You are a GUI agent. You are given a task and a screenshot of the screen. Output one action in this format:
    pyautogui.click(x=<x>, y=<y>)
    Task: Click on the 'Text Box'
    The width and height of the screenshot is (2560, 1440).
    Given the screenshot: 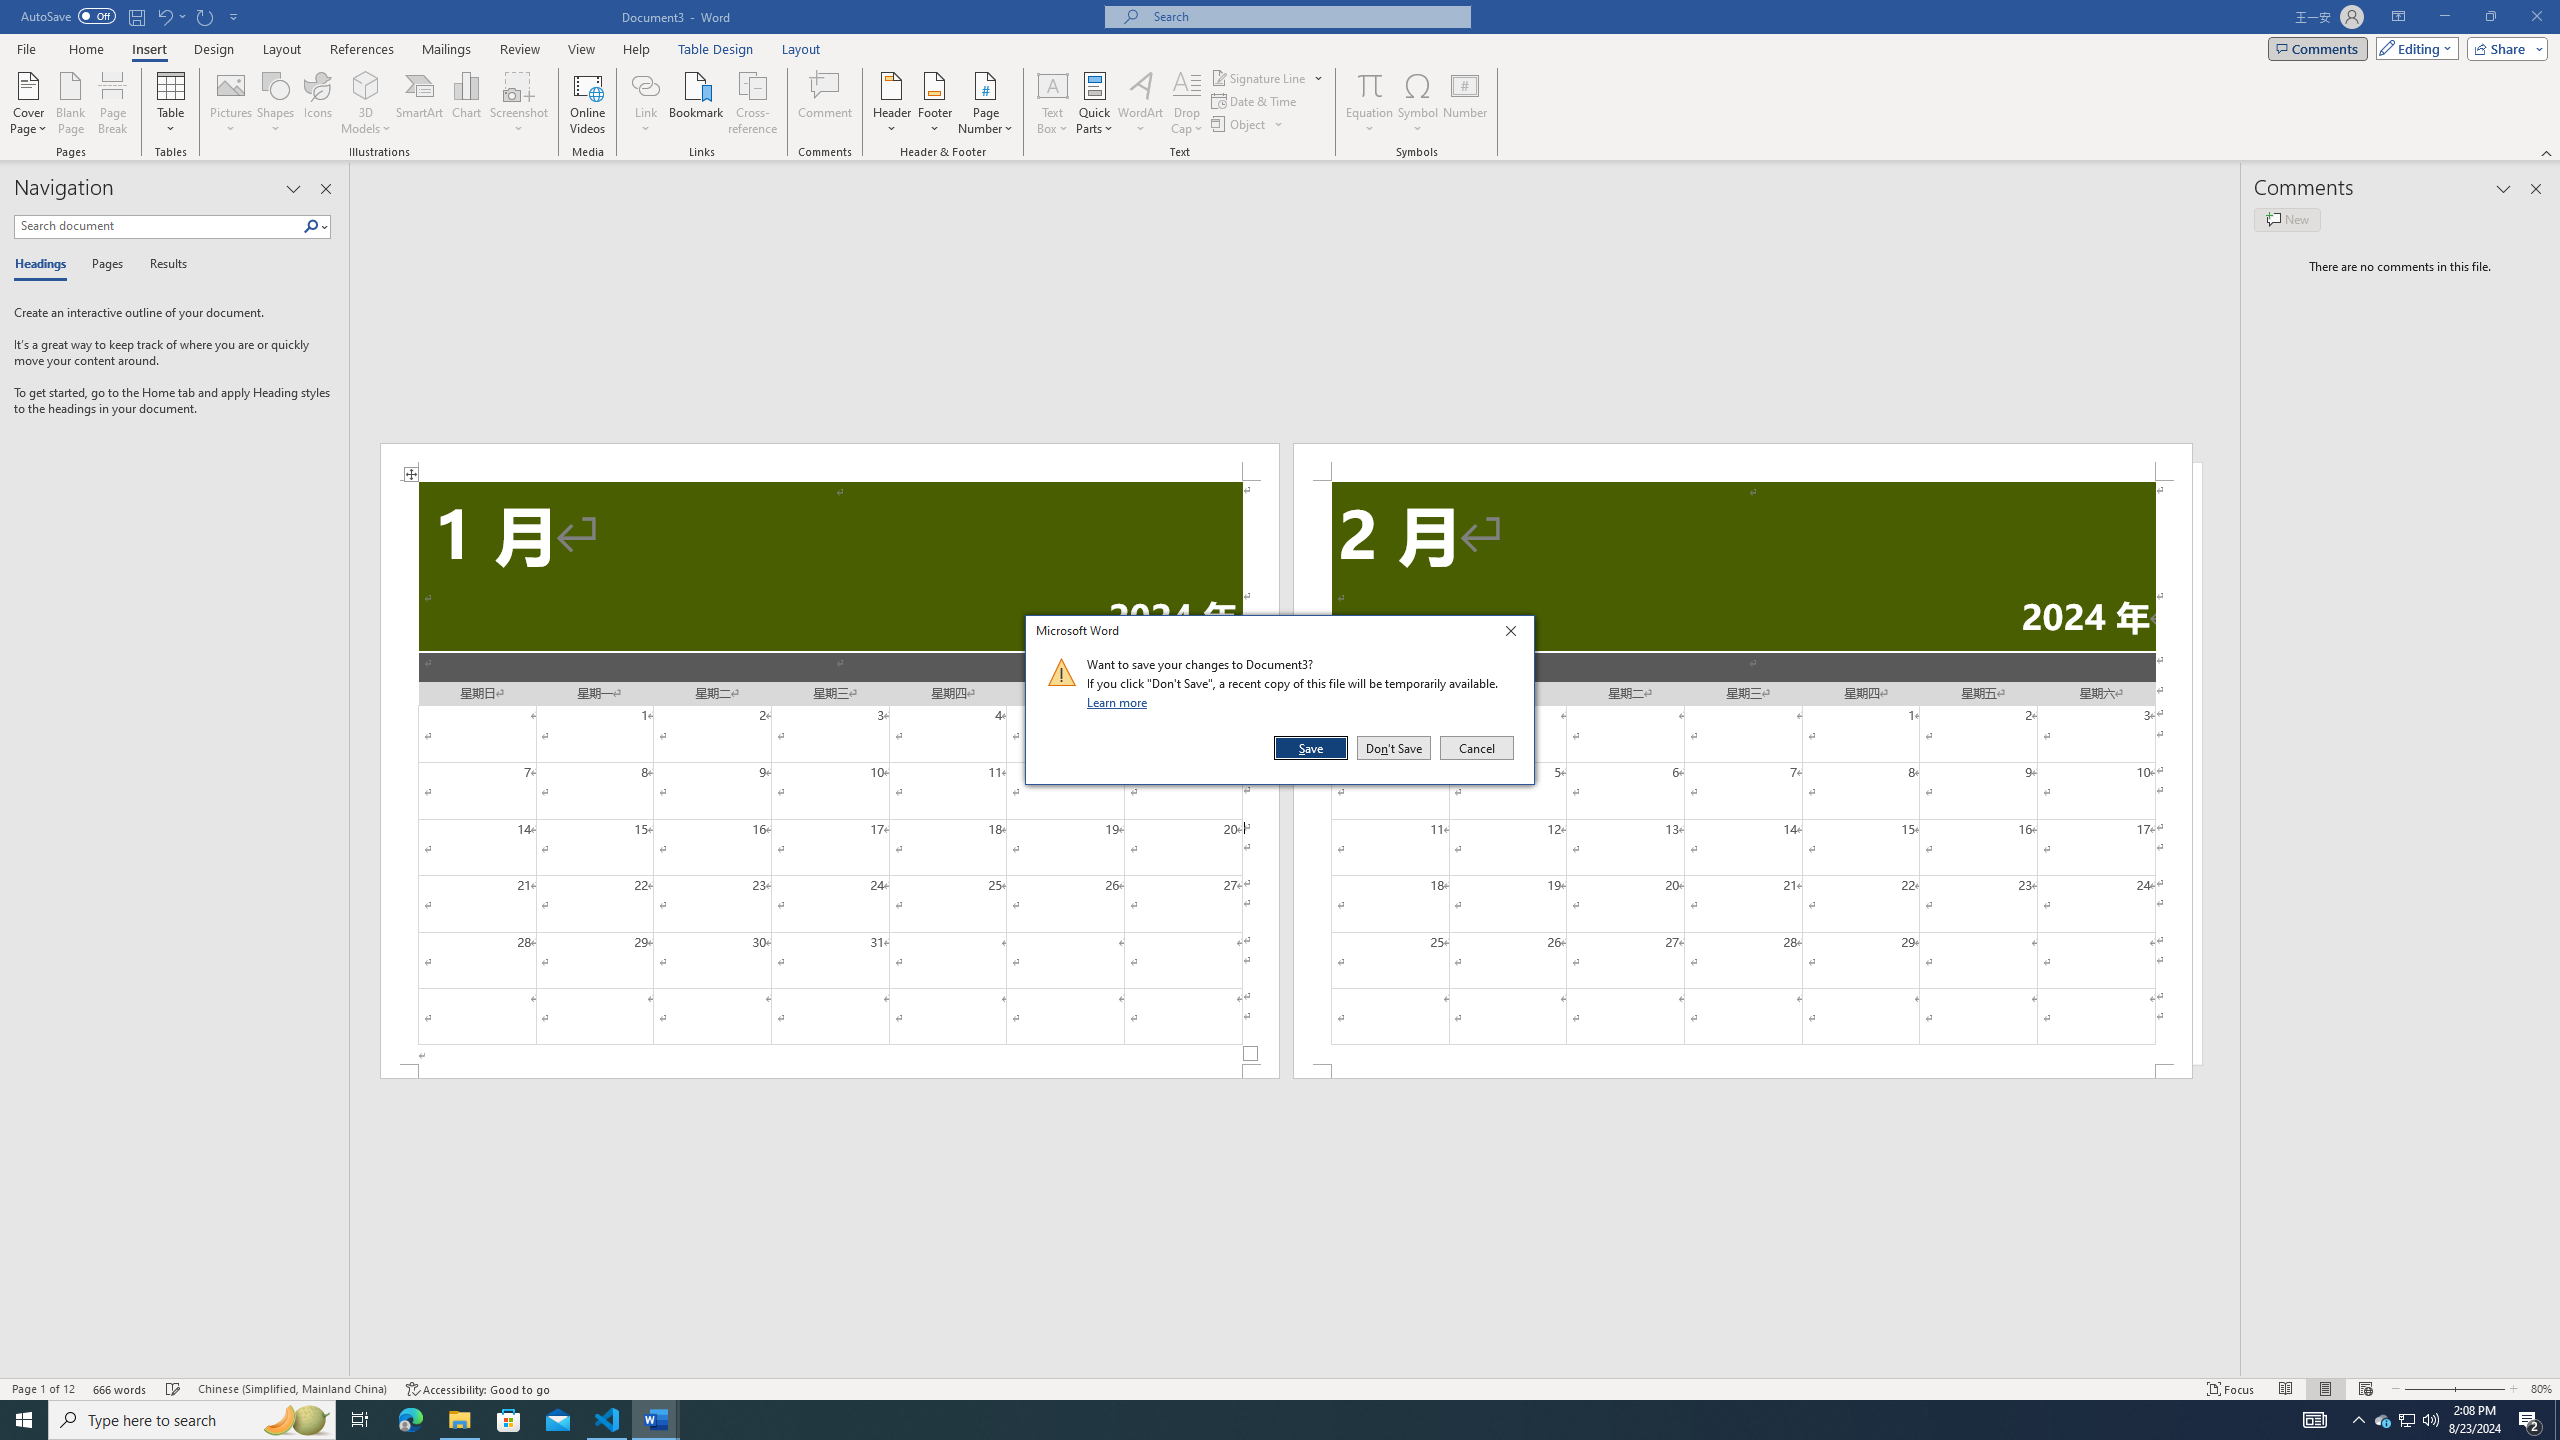 What is the action you would take?
    pyautogui.click(x=1052, y=103)
    